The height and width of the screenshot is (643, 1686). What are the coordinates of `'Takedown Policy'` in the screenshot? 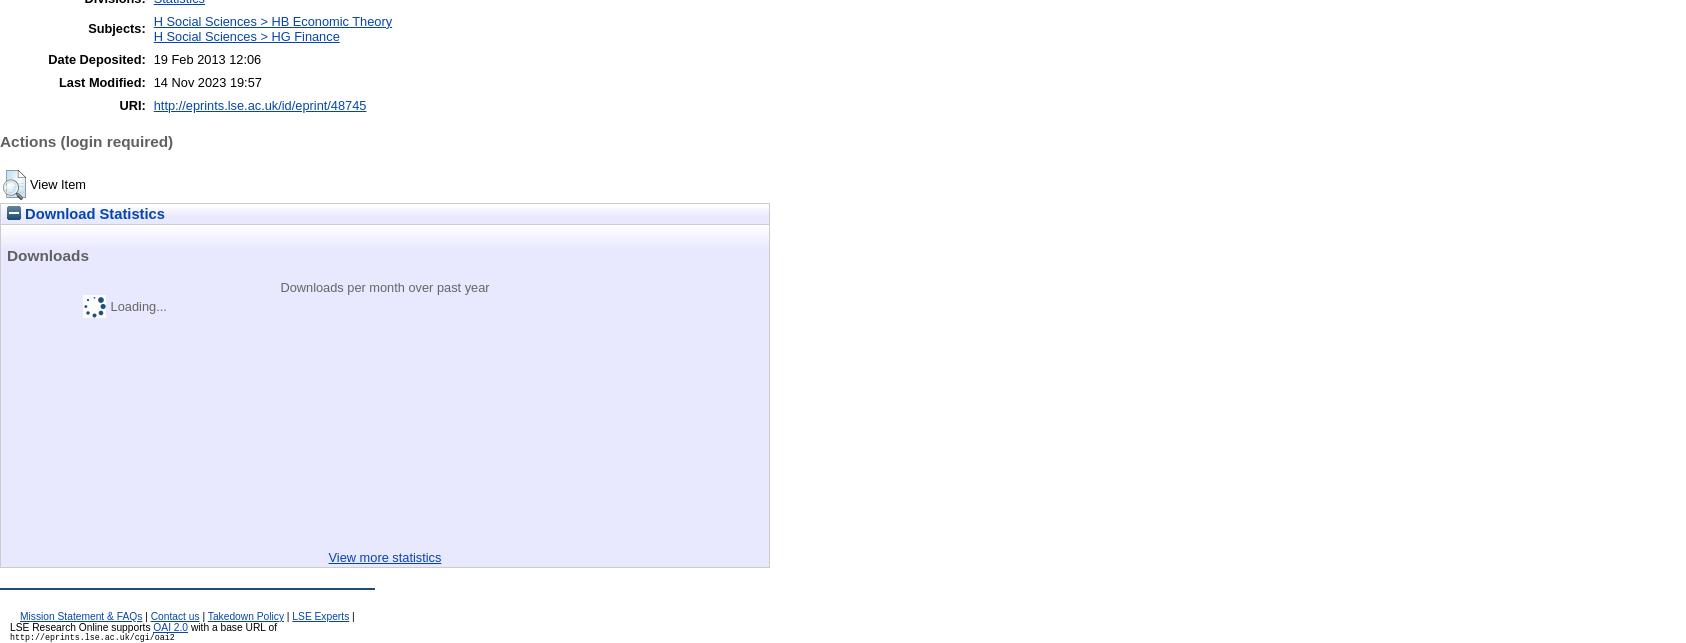 It's located at (245, 614).